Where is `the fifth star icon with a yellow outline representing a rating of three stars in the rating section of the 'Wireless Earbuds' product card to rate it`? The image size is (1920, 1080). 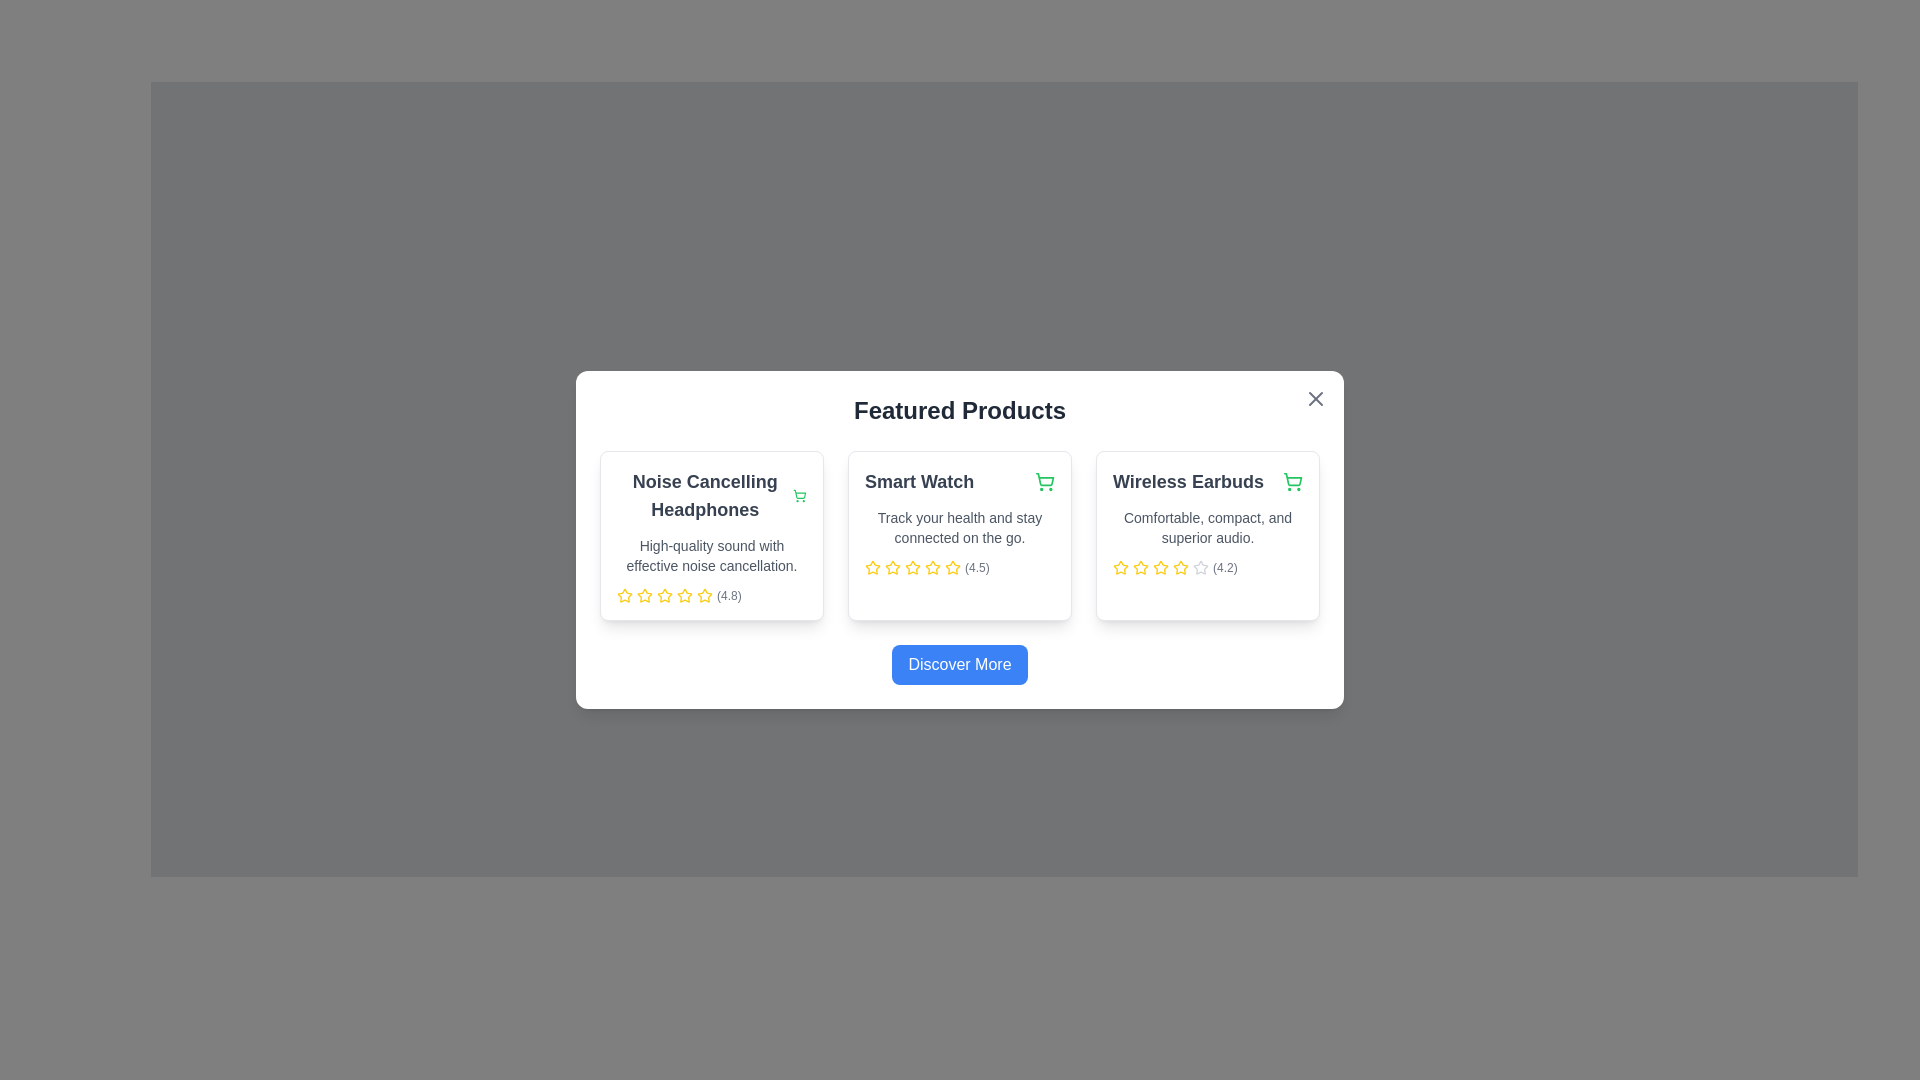
the fifth star icon with a yellow outline representing a rating of three stars in the rating section of the 'Wireless Earbuds' product card to rate it is located at coordinates (1161, 567).